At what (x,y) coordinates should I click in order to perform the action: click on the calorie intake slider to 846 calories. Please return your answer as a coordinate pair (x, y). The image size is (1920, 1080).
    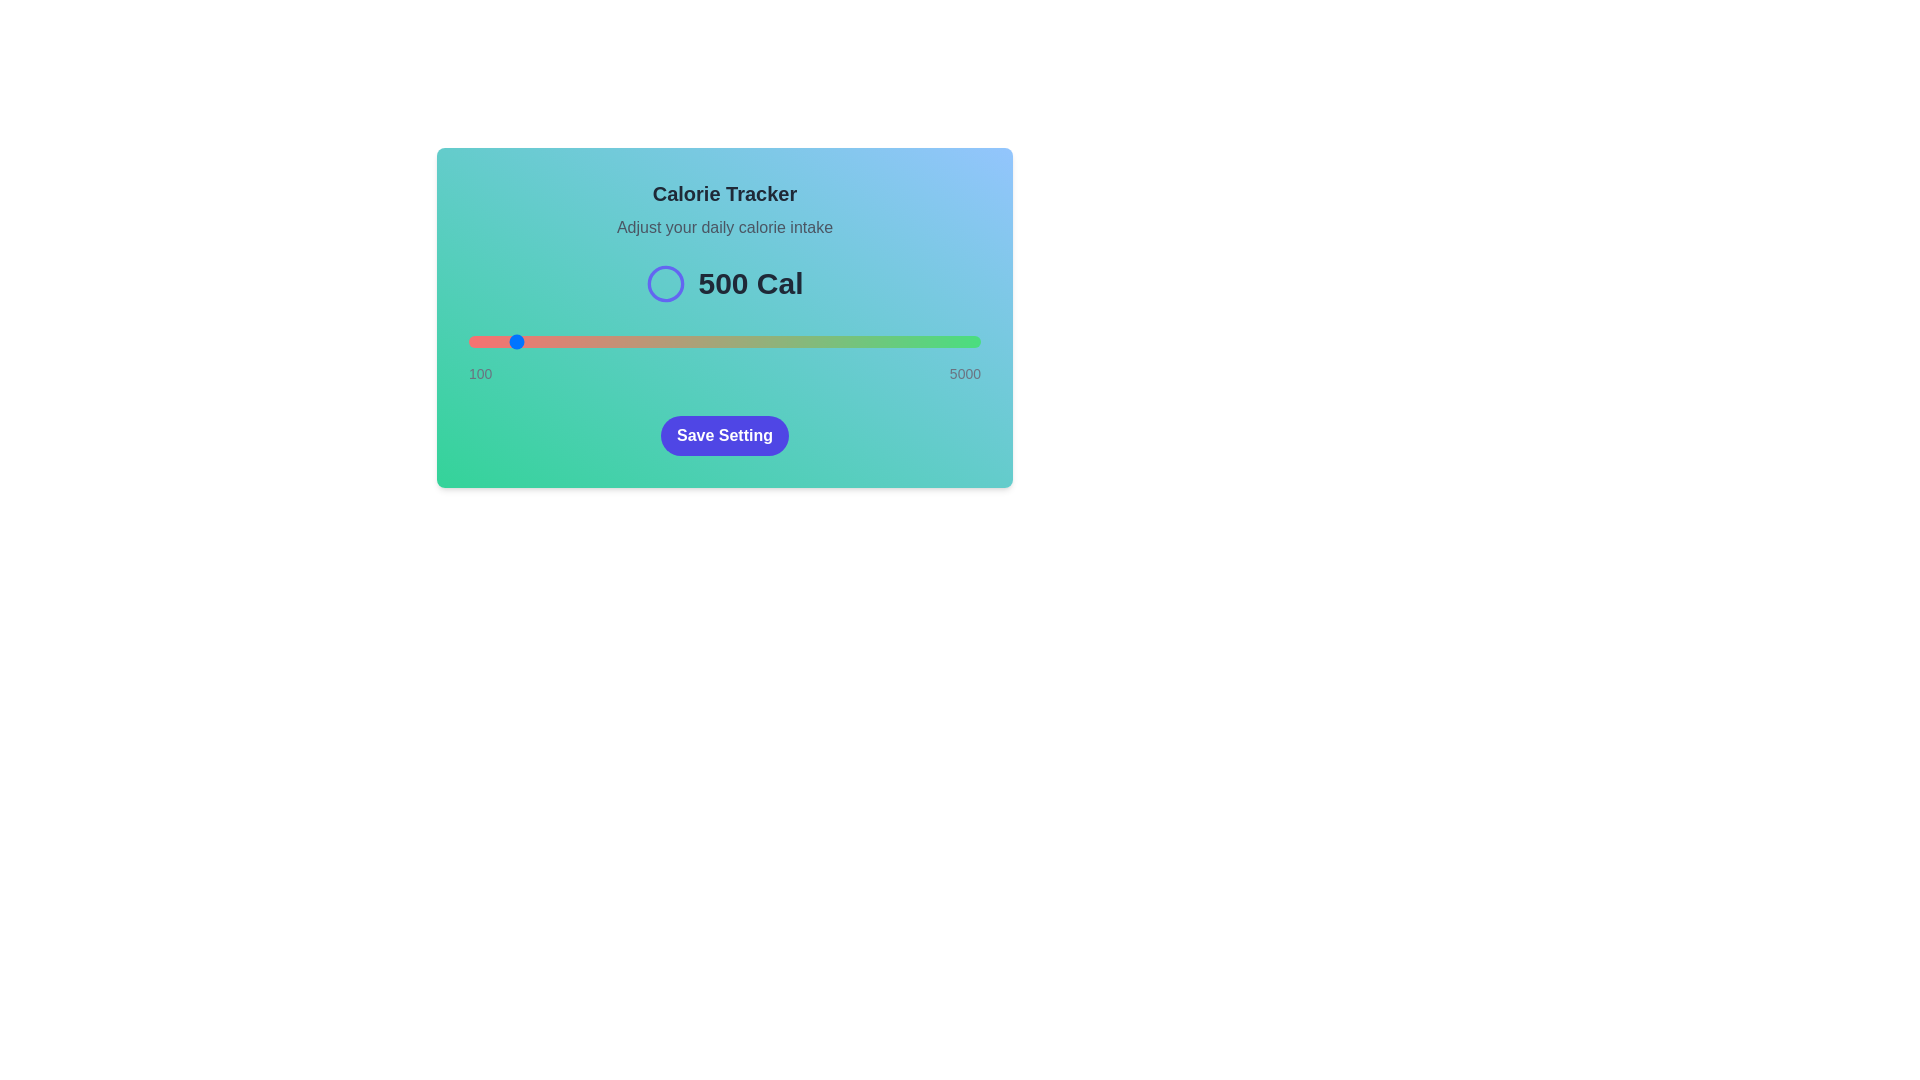
    Looking at the image, I should click on (547, 341).